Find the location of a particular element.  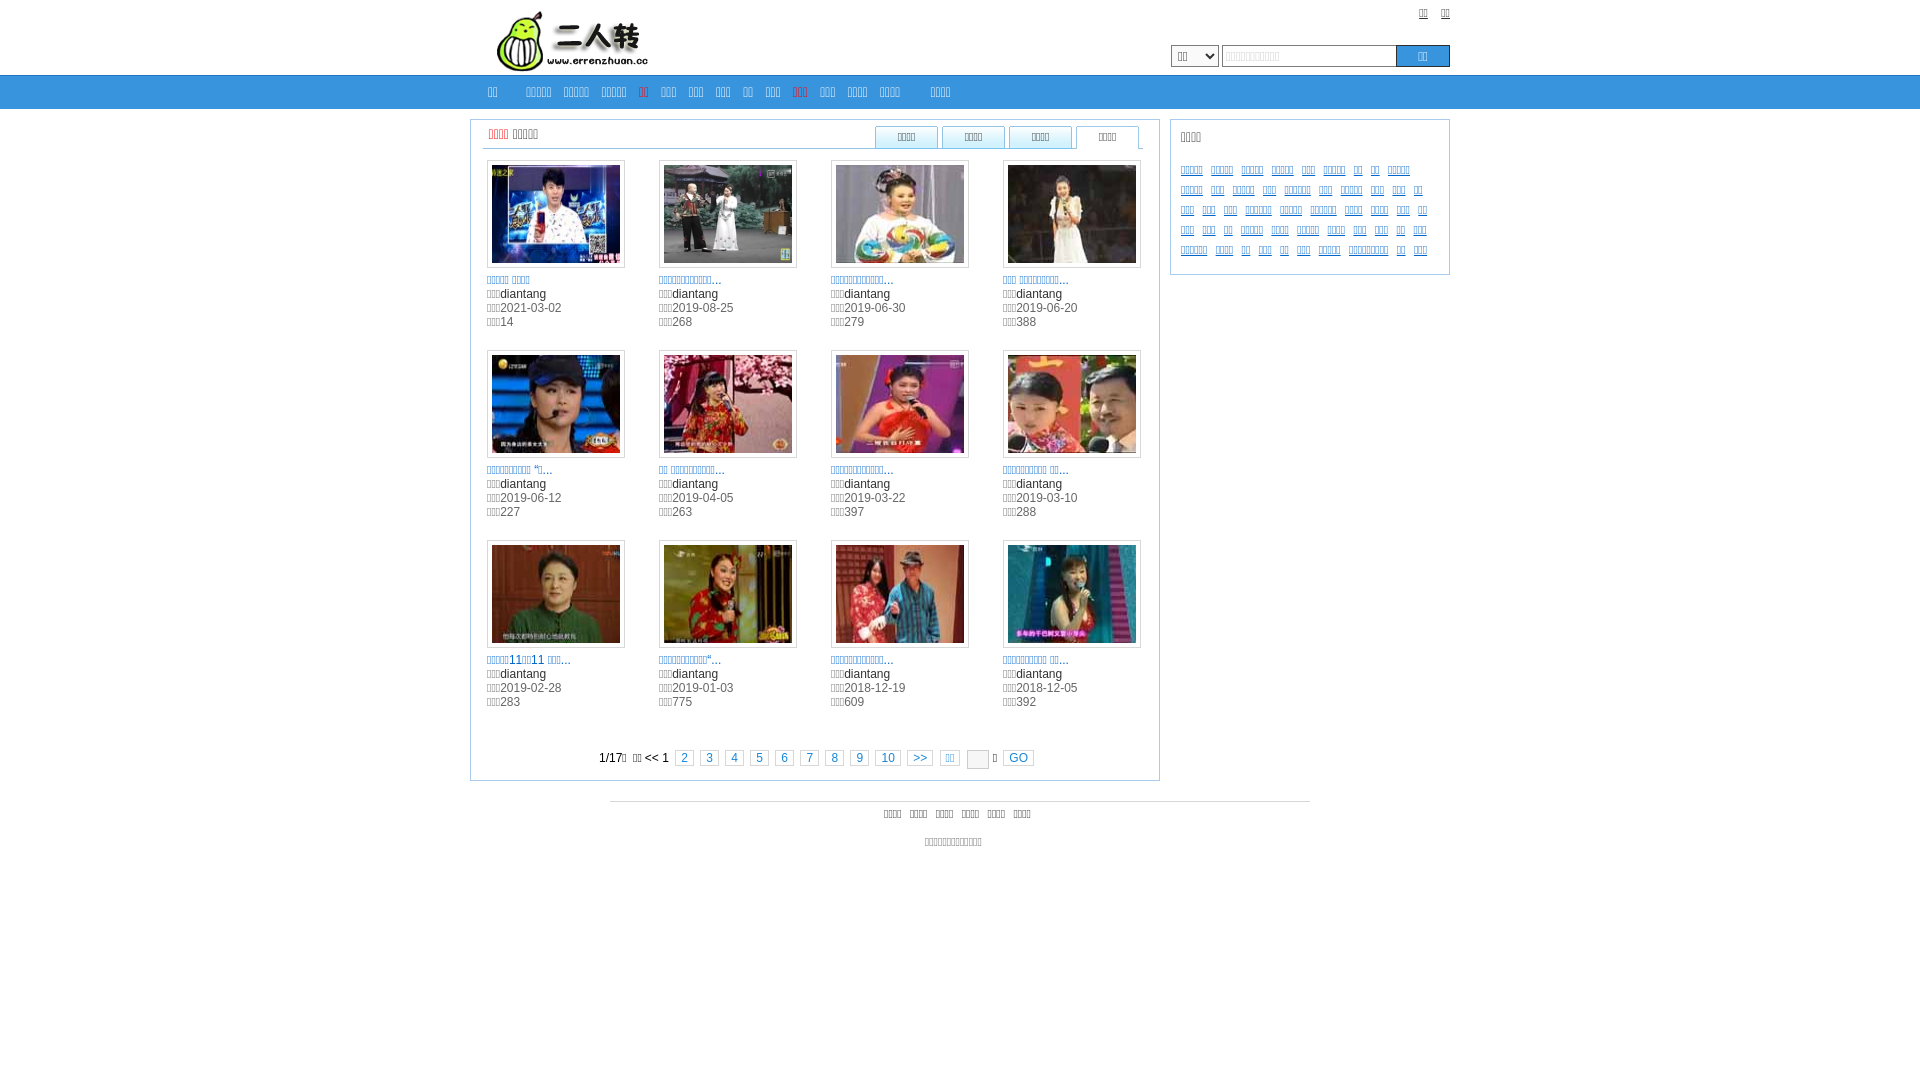

'5' is located at coordinates (758, 758).